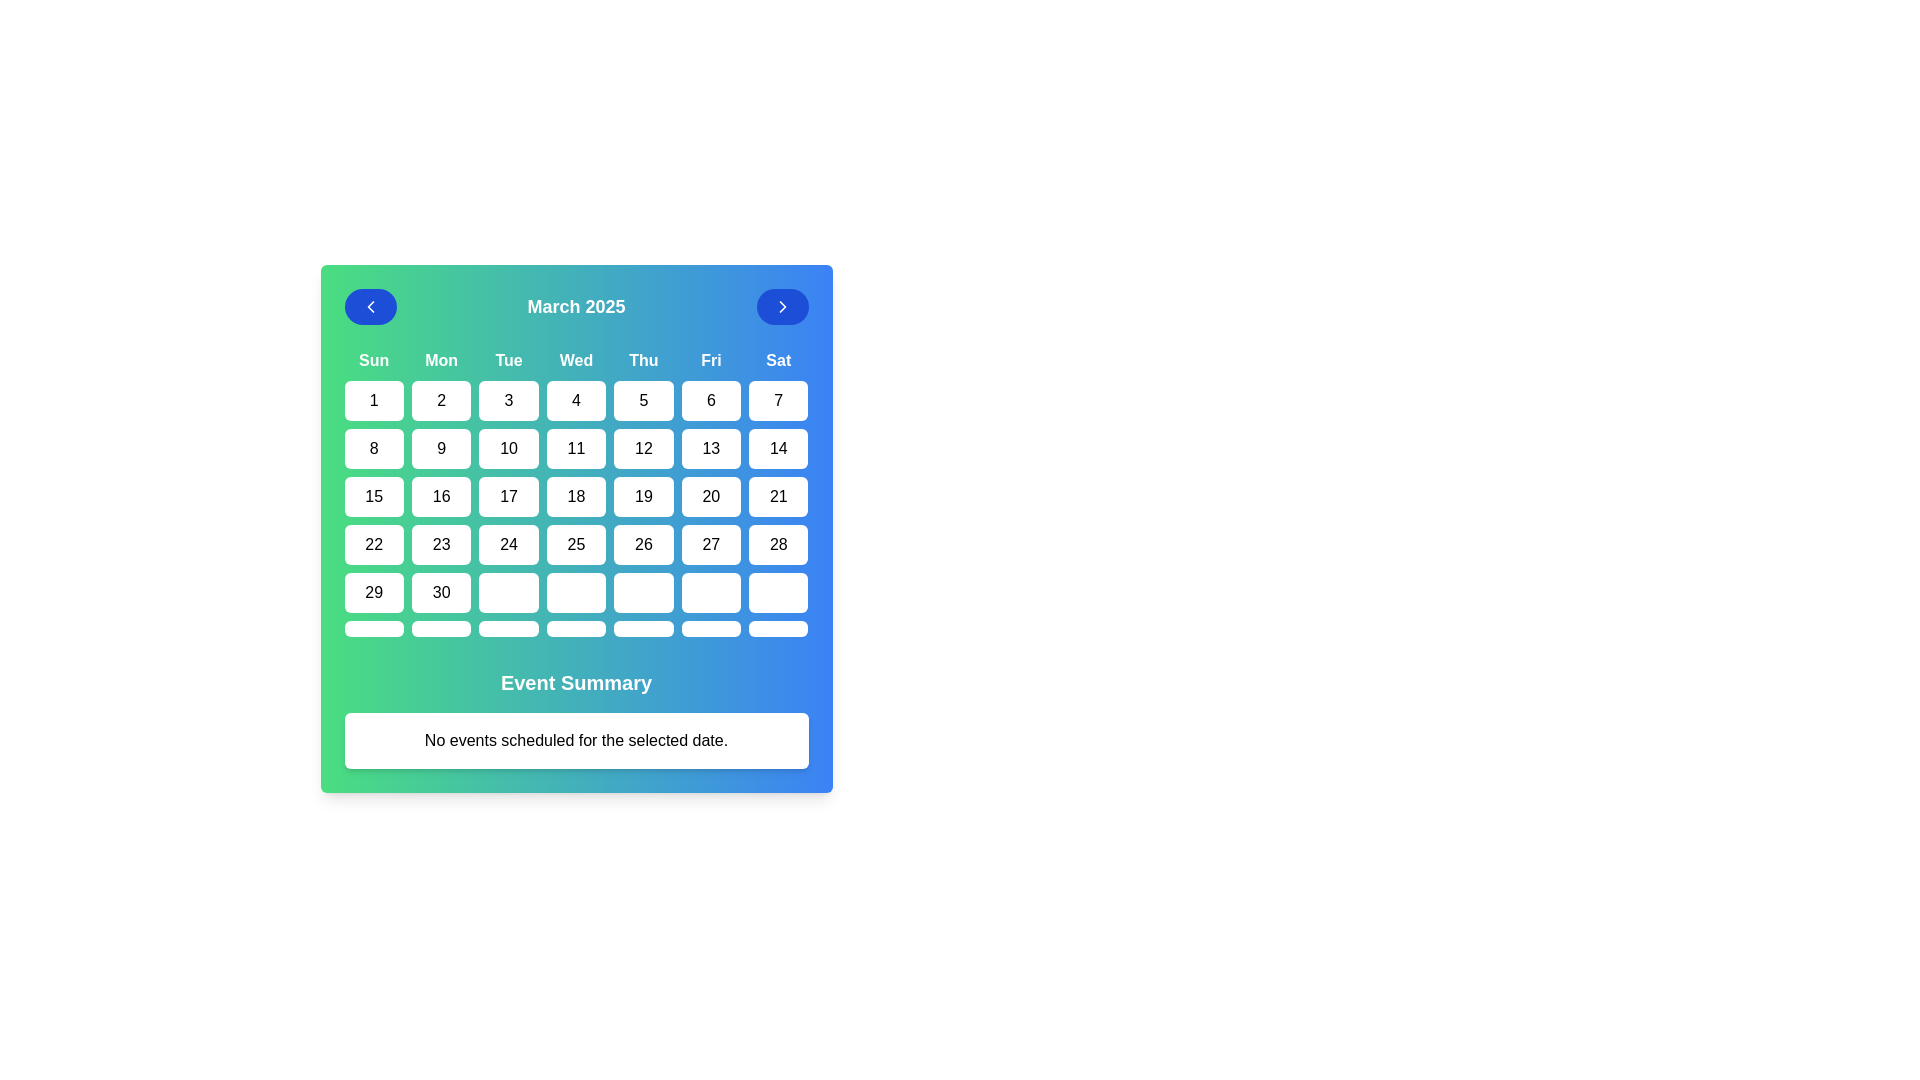 Image resolution: width=1920 pixels, height=1080 pixels. Describe the element at coordinates (777, 544) in the screenshot. I see `the button labeled '28' which is located in the calendar interface under the 'Sat' column` at that location.